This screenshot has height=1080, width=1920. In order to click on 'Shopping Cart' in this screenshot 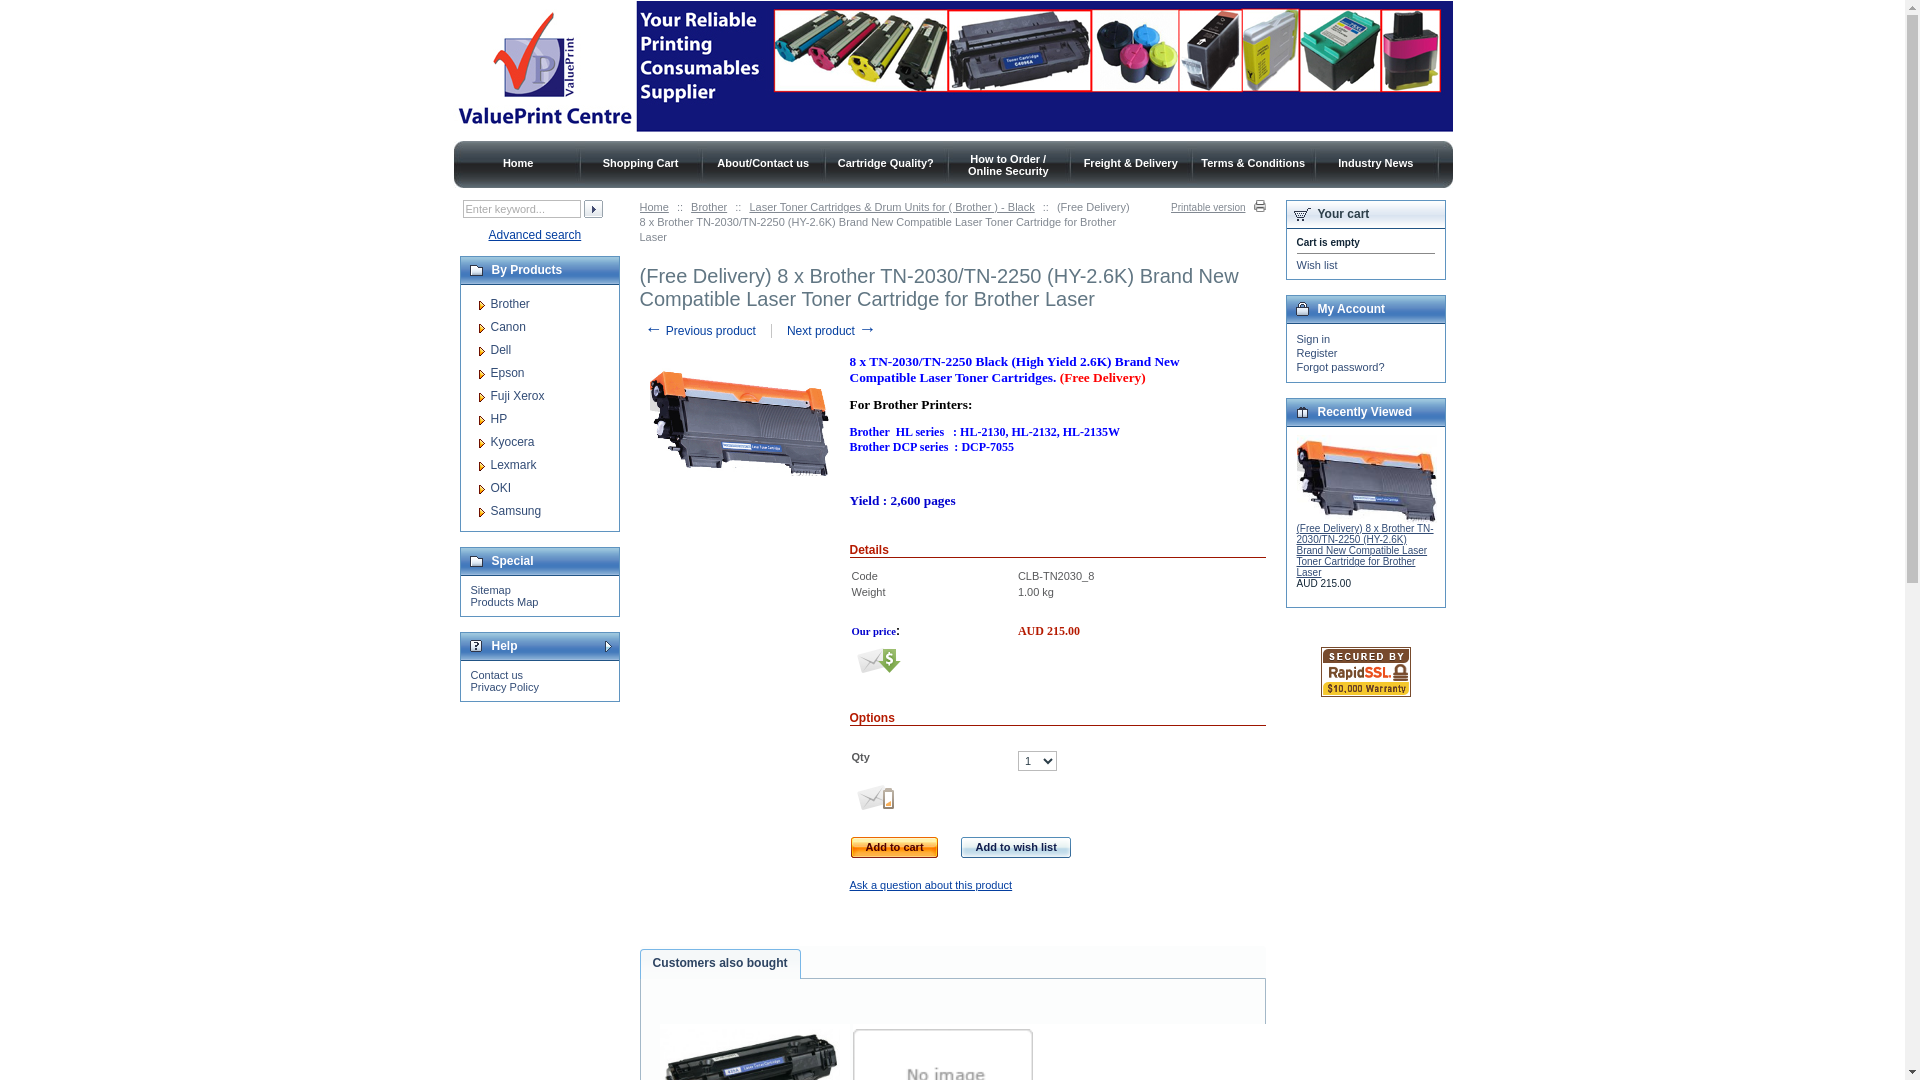, I will do `click(641, 161)`.